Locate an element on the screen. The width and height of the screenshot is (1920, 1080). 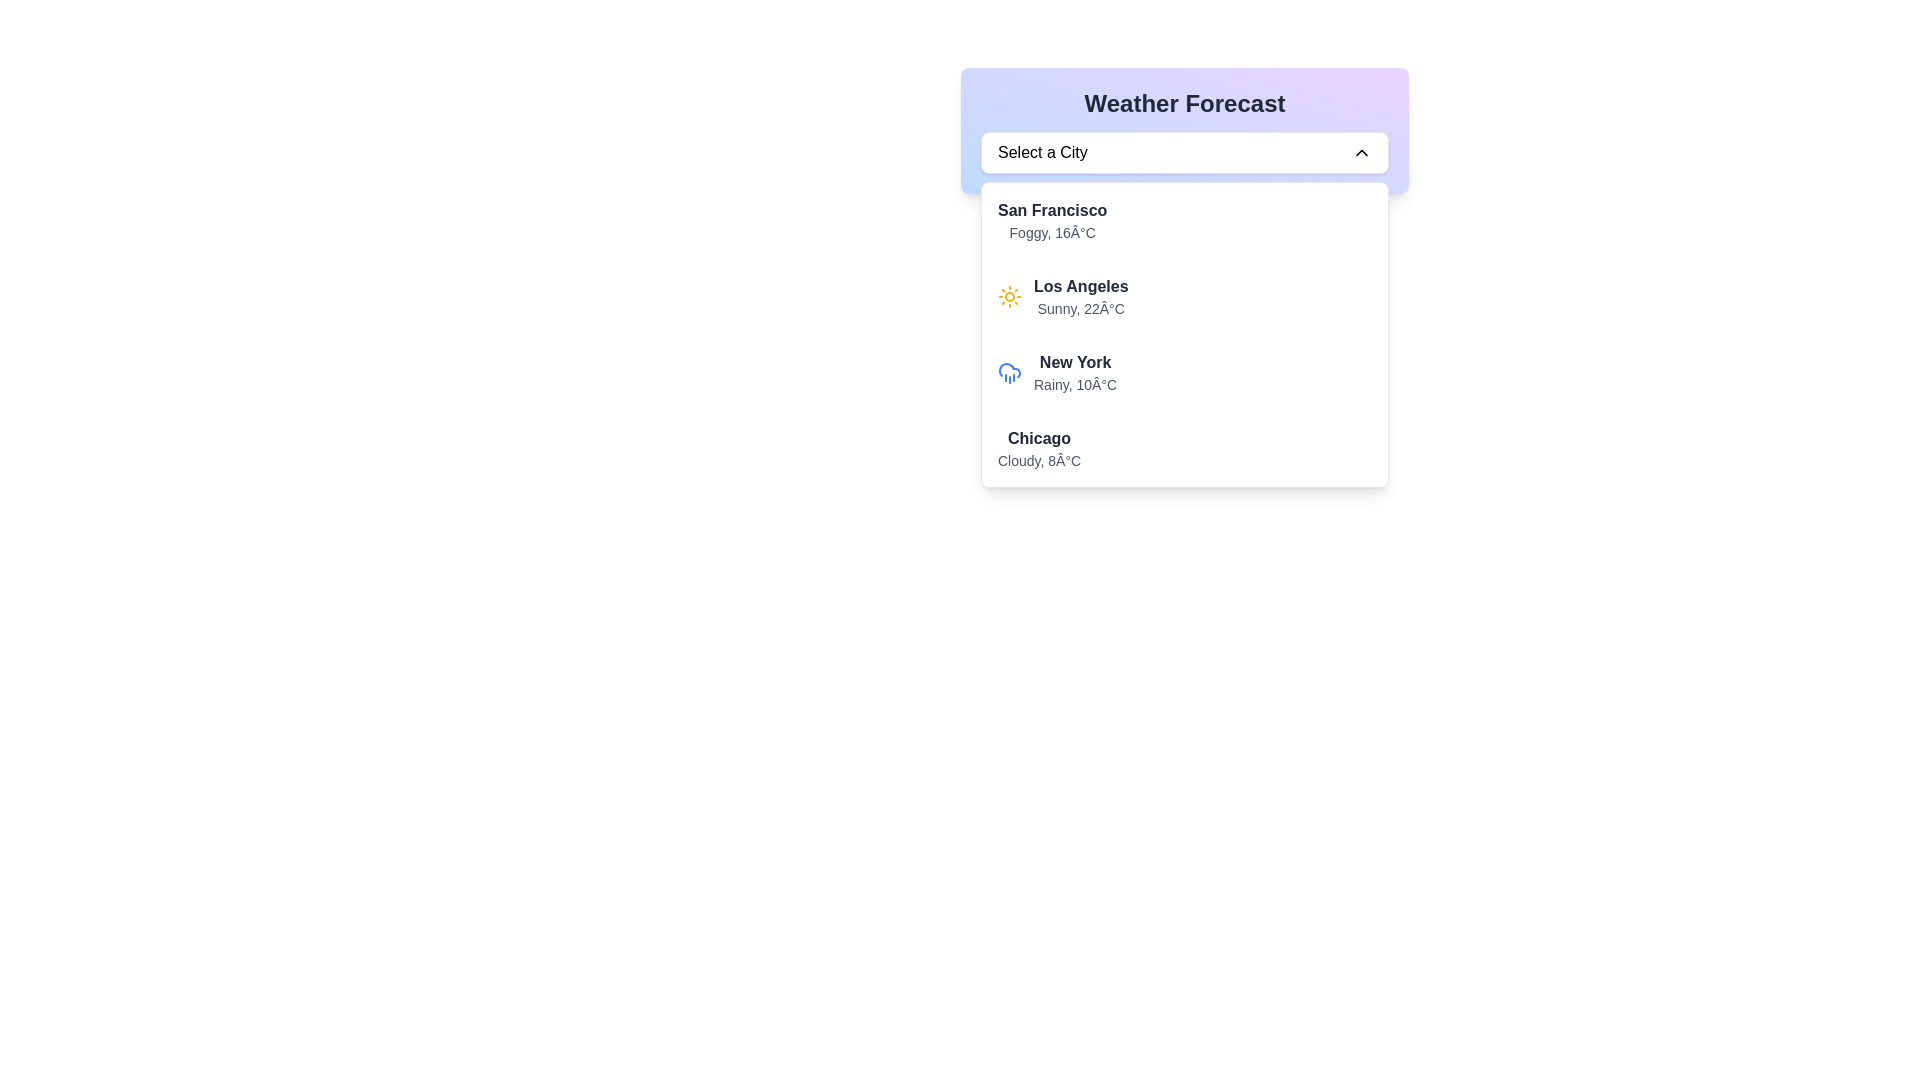
the static informational label displaying weather information for Chicago, which shows 'Chicago' in bold dark gray text and 'Cloudy, 8°C' below it in lighter gray text is located at coordinates (1039, 447).